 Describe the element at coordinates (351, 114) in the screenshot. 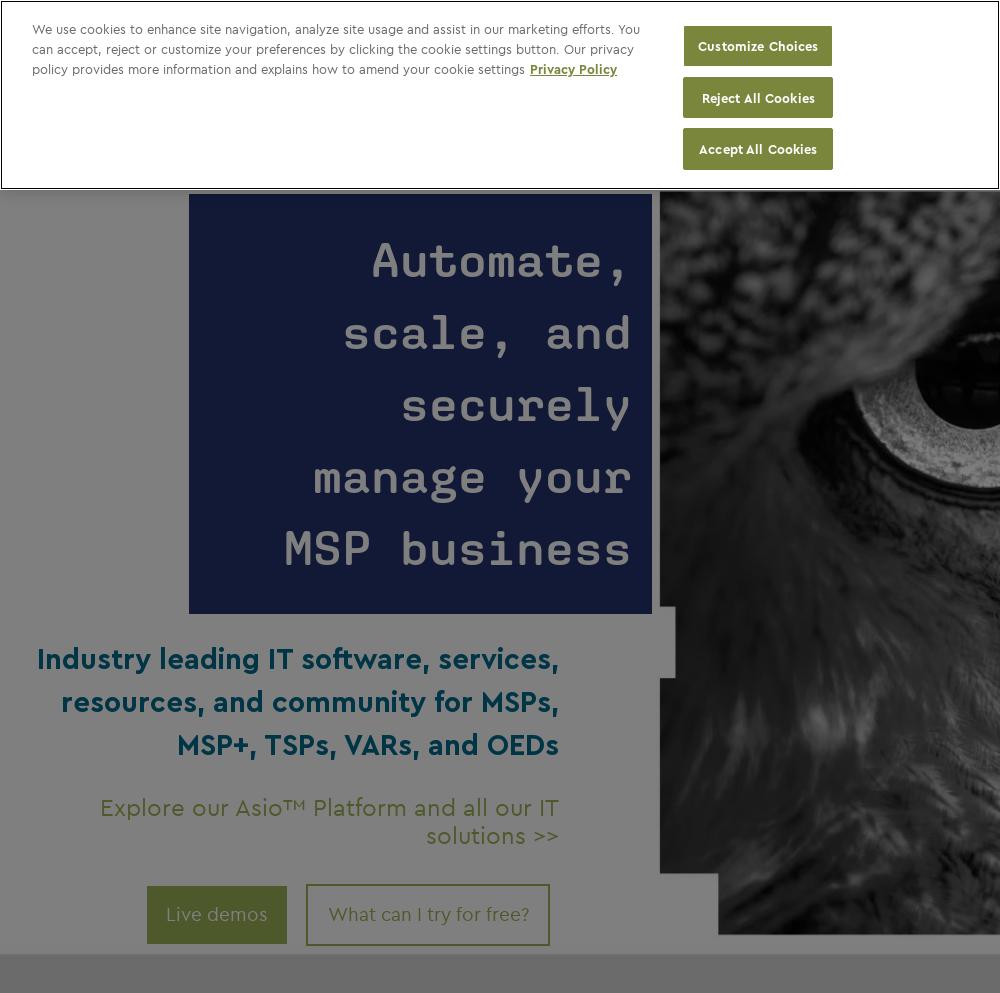

I see `'The industry leading conference for thought leadership and best practices'` at that location.